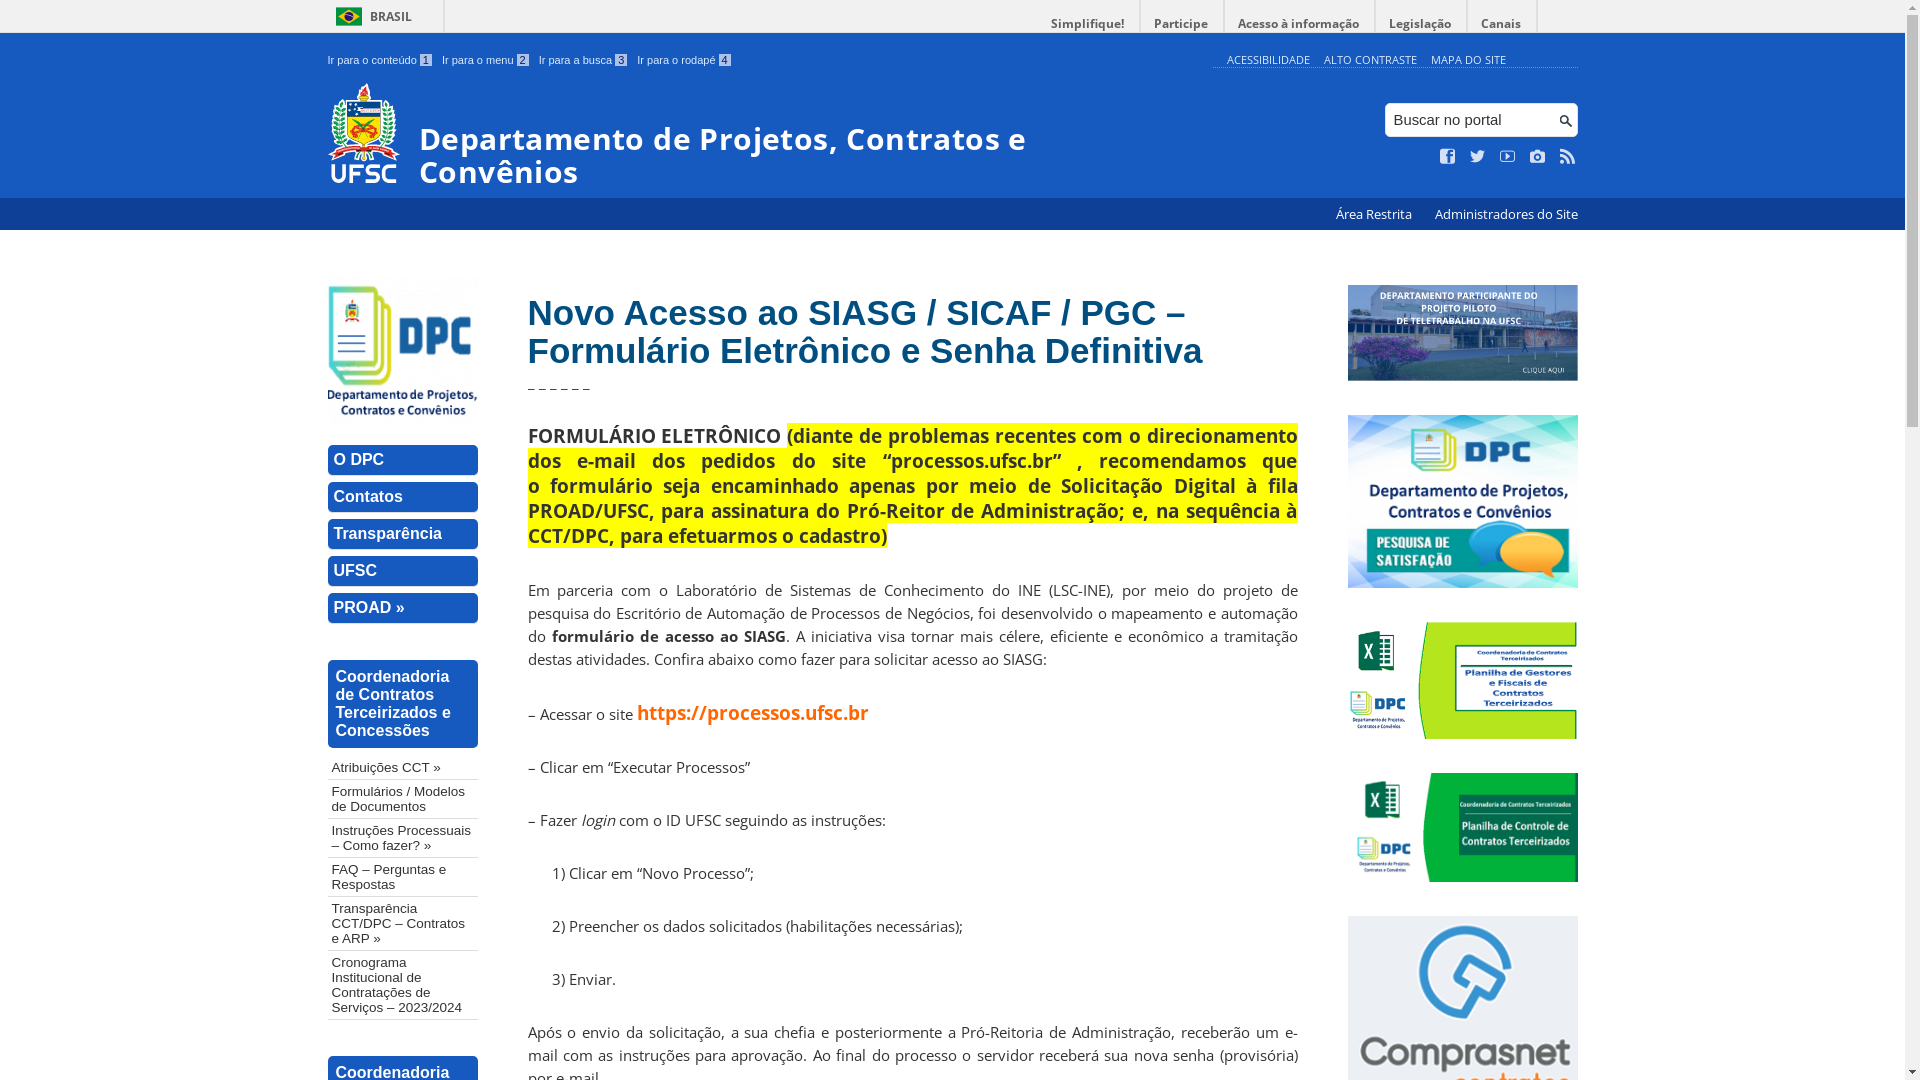  I want to click on 'Simplifique!', so click(1087, 23).